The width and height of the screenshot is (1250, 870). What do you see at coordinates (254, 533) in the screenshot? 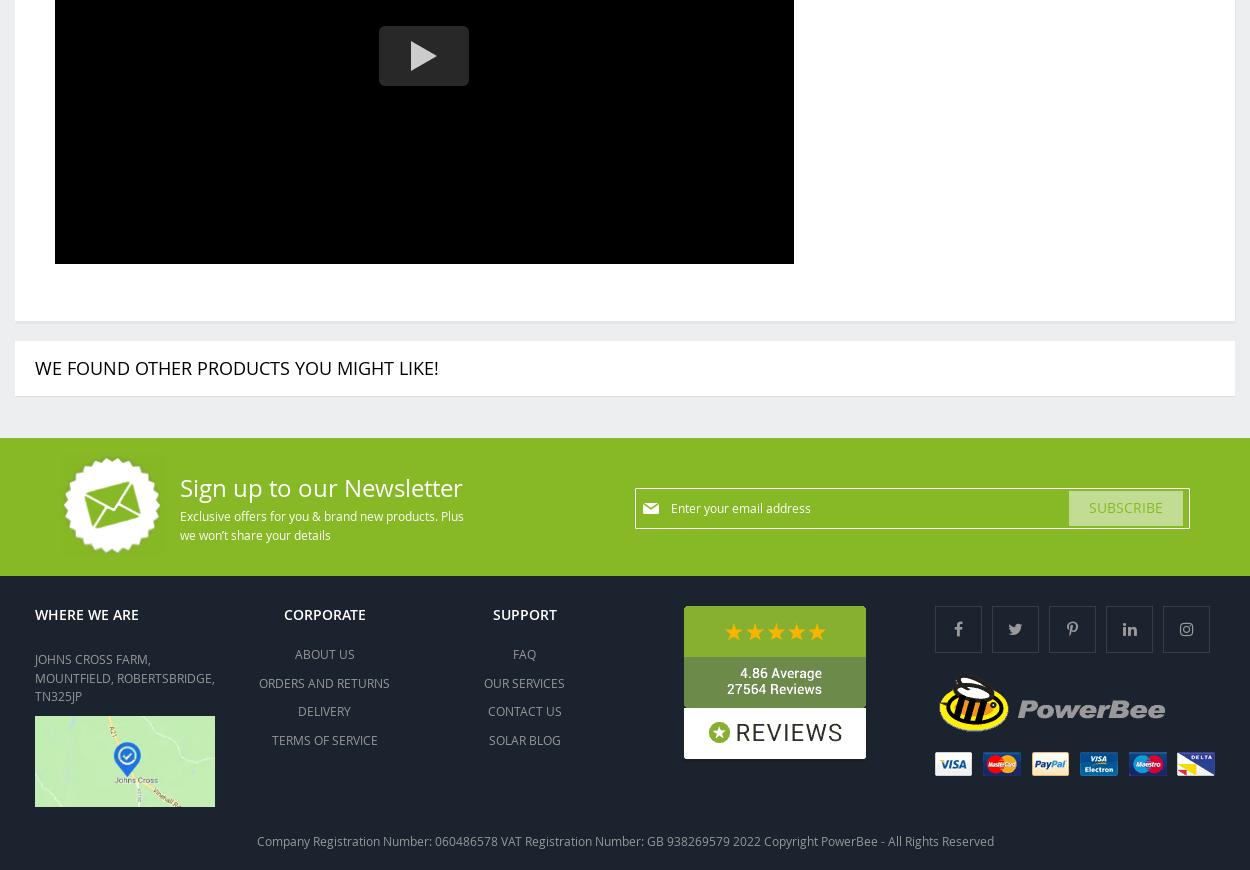
I see `'we won’t share your details'` at bounding box center [254, 533].